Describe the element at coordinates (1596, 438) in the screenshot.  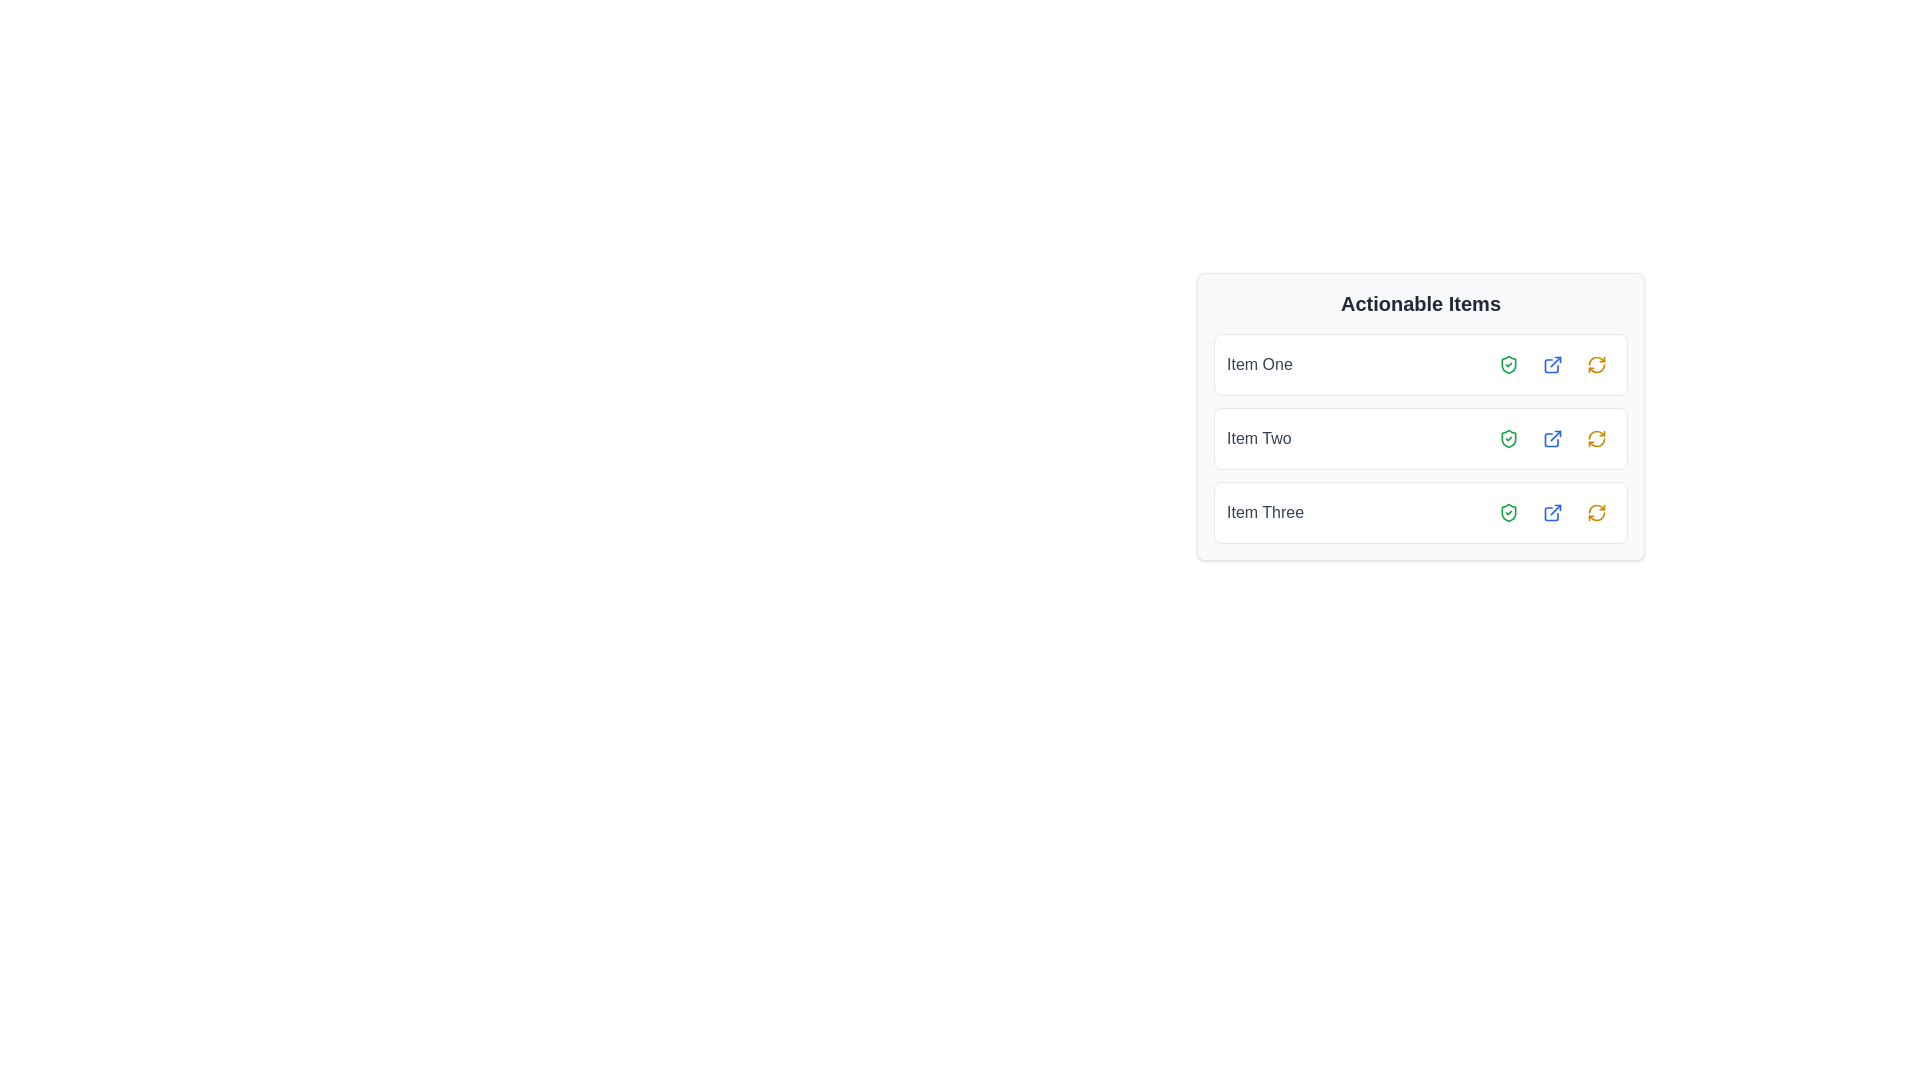
I see `the circular arrow icon button, which represents the refresh functionality and is the fourth button in the row of the 'Actionable Items' table` at that location.